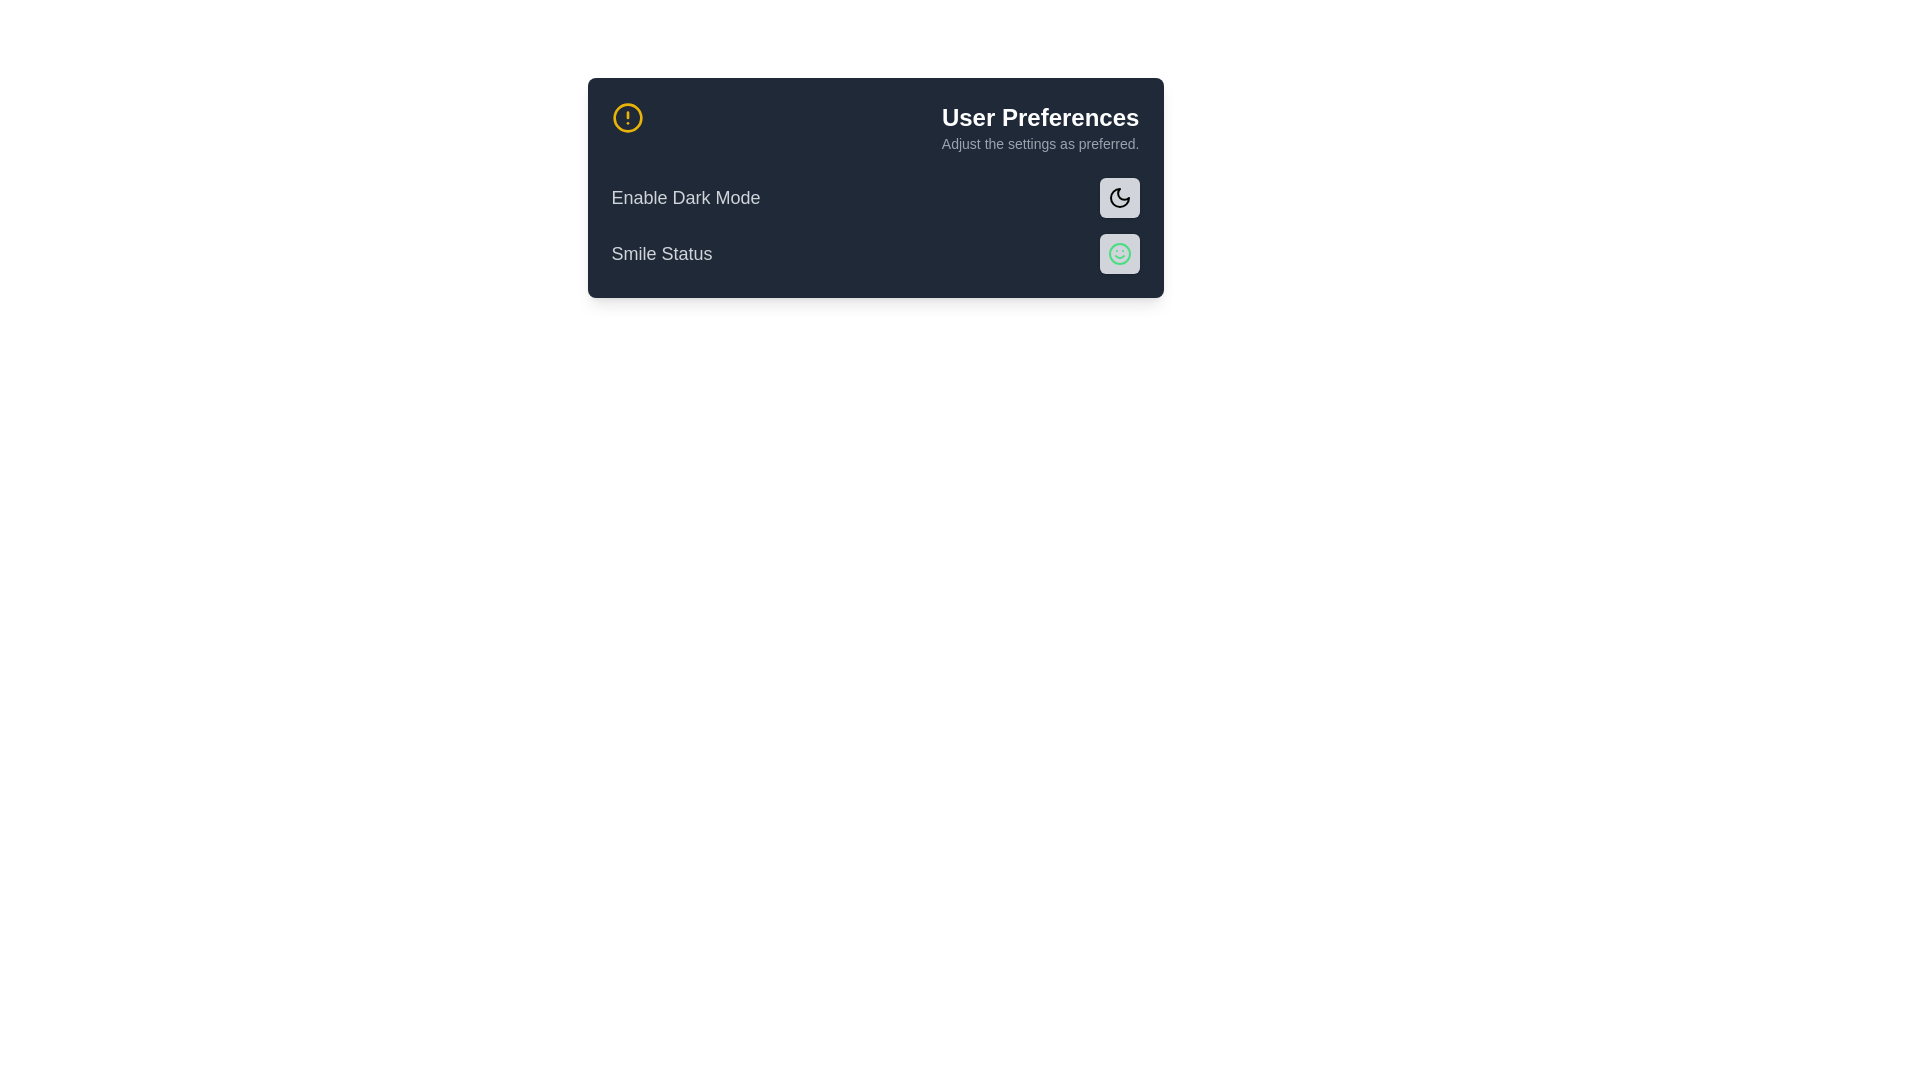 The width and height of the screenshot is (1920, 1080). I want to click on the moon icon in the top-right section of the 'User Preferences' card, so click(1118, 197).